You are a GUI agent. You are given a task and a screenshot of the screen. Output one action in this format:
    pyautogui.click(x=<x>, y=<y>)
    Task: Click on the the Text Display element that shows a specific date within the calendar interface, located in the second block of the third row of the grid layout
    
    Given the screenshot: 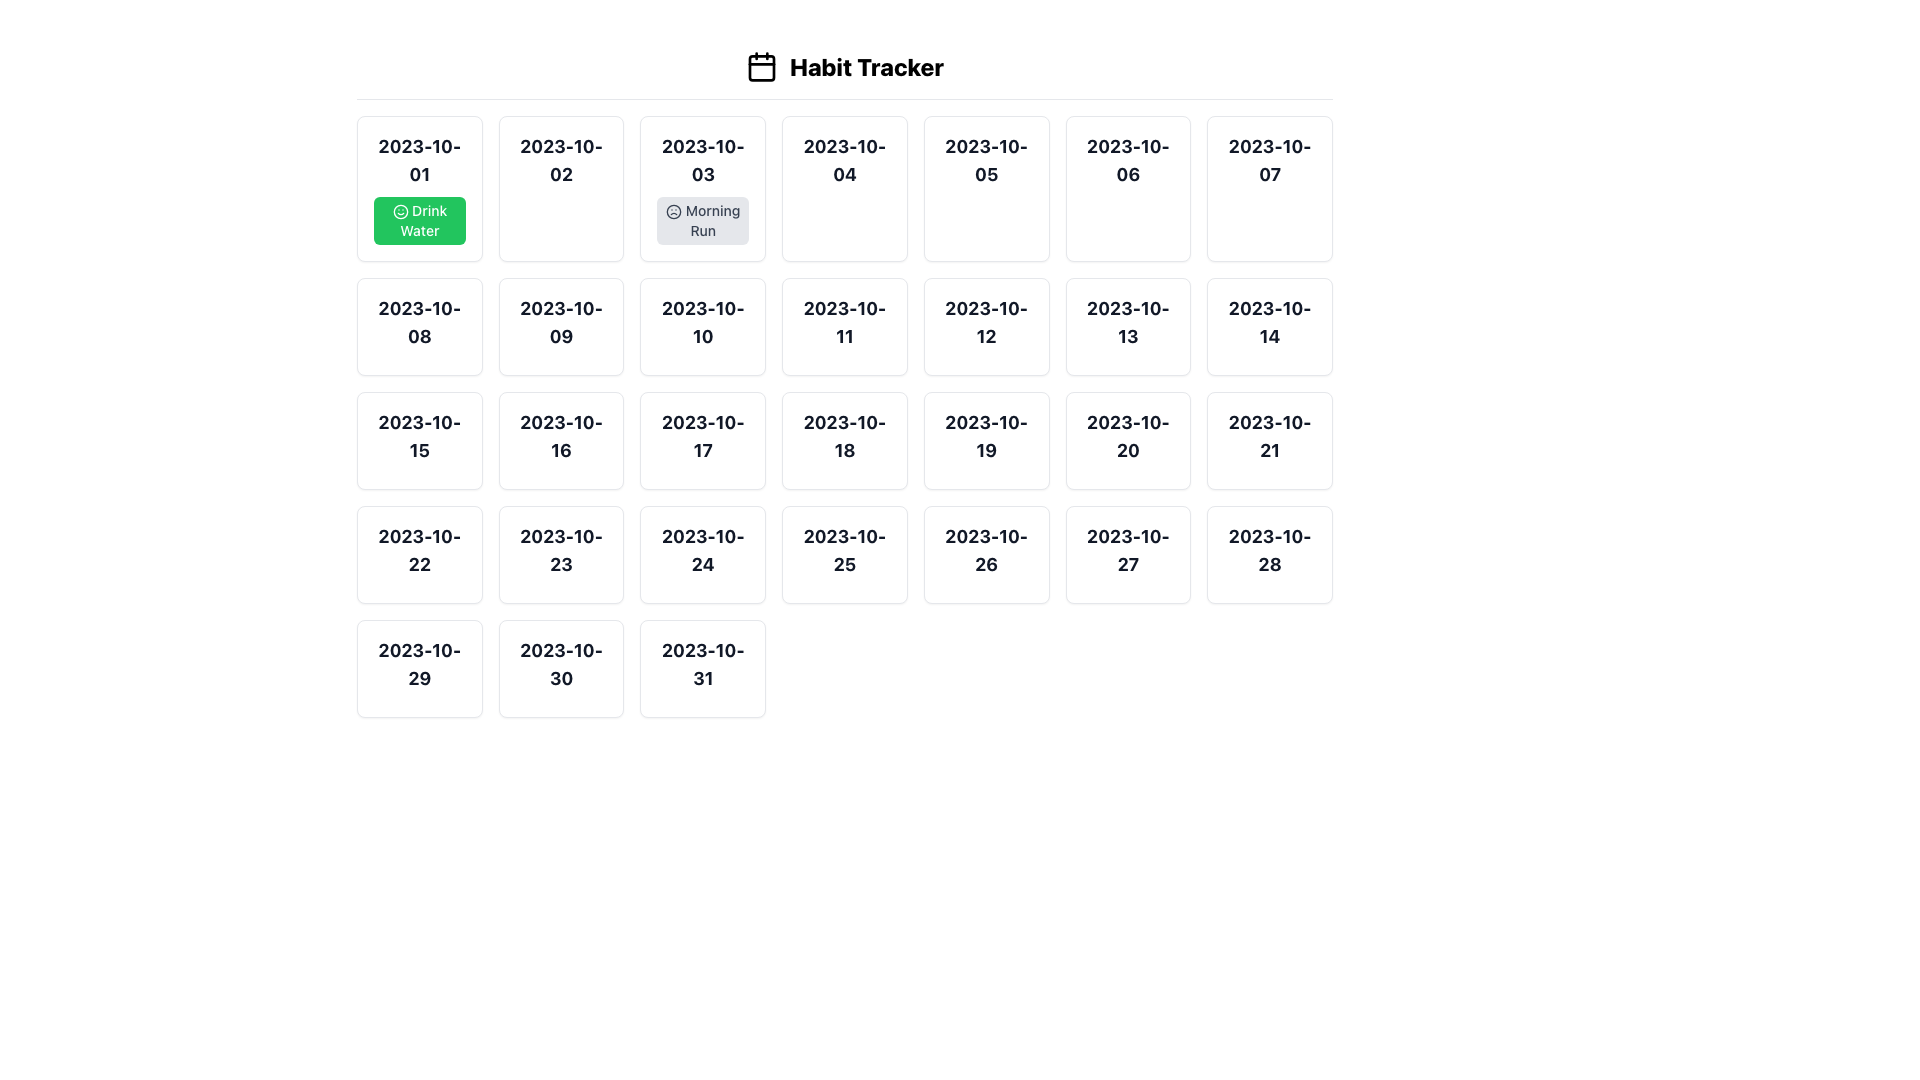 What is the action you would take?
    pyautogui.click(x=418, y=435)
    